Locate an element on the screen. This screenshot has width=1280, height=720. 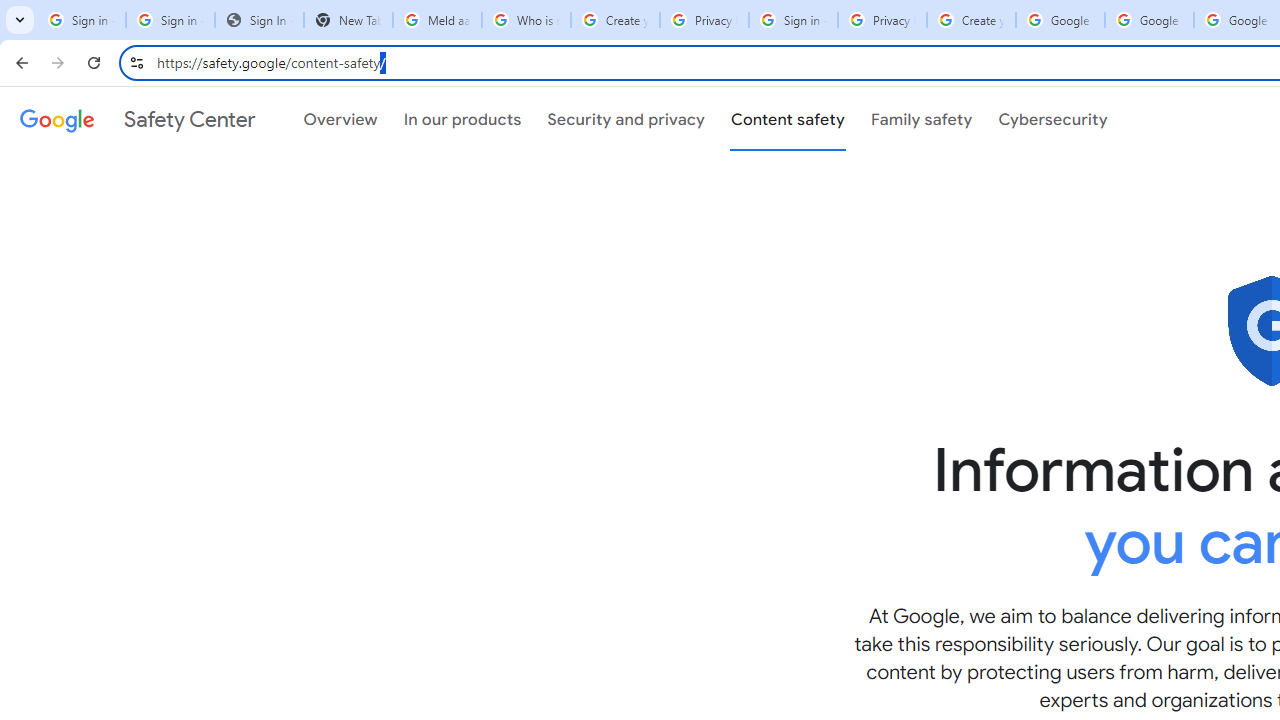
'Cybersecurity' is located at coordinates (1052, 119).